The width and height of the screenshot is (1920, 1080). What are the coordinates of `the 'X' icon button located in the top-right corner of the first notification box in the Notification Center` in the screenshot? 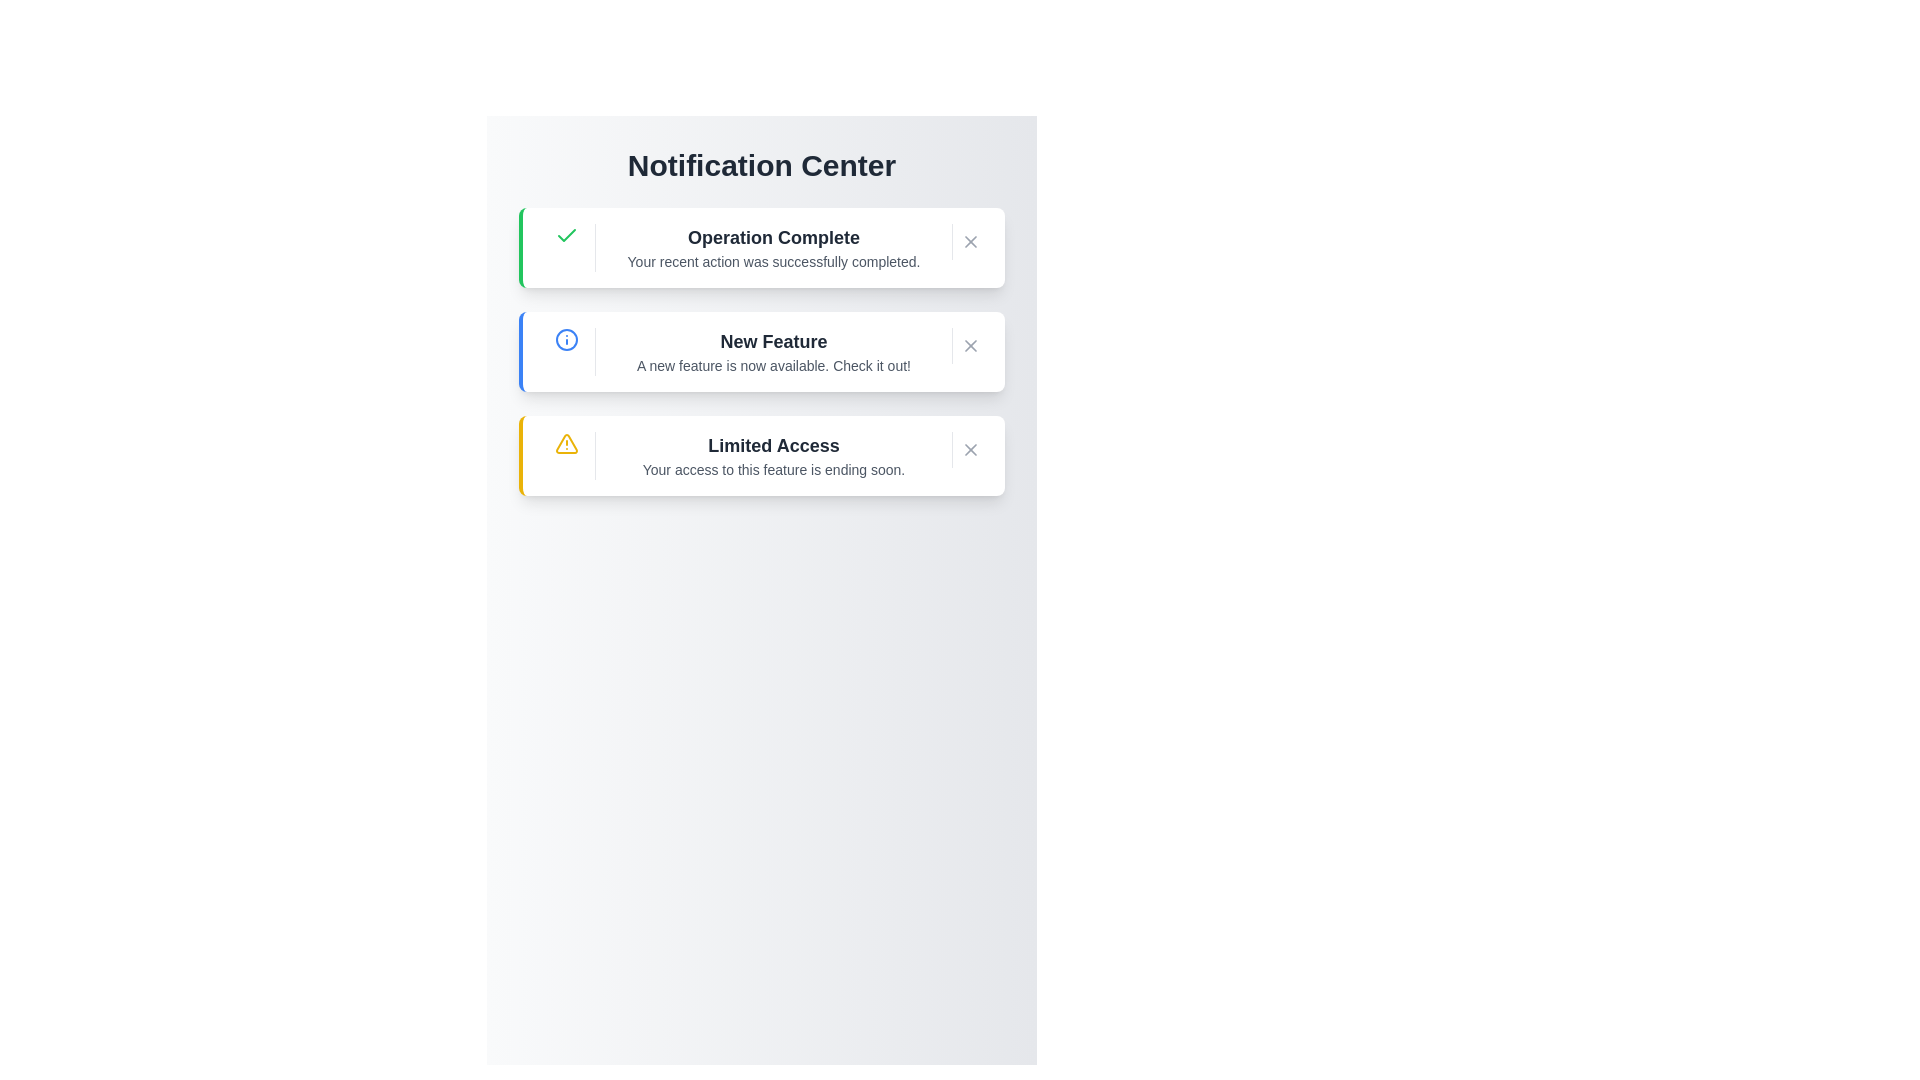 It's located at (970, 241).